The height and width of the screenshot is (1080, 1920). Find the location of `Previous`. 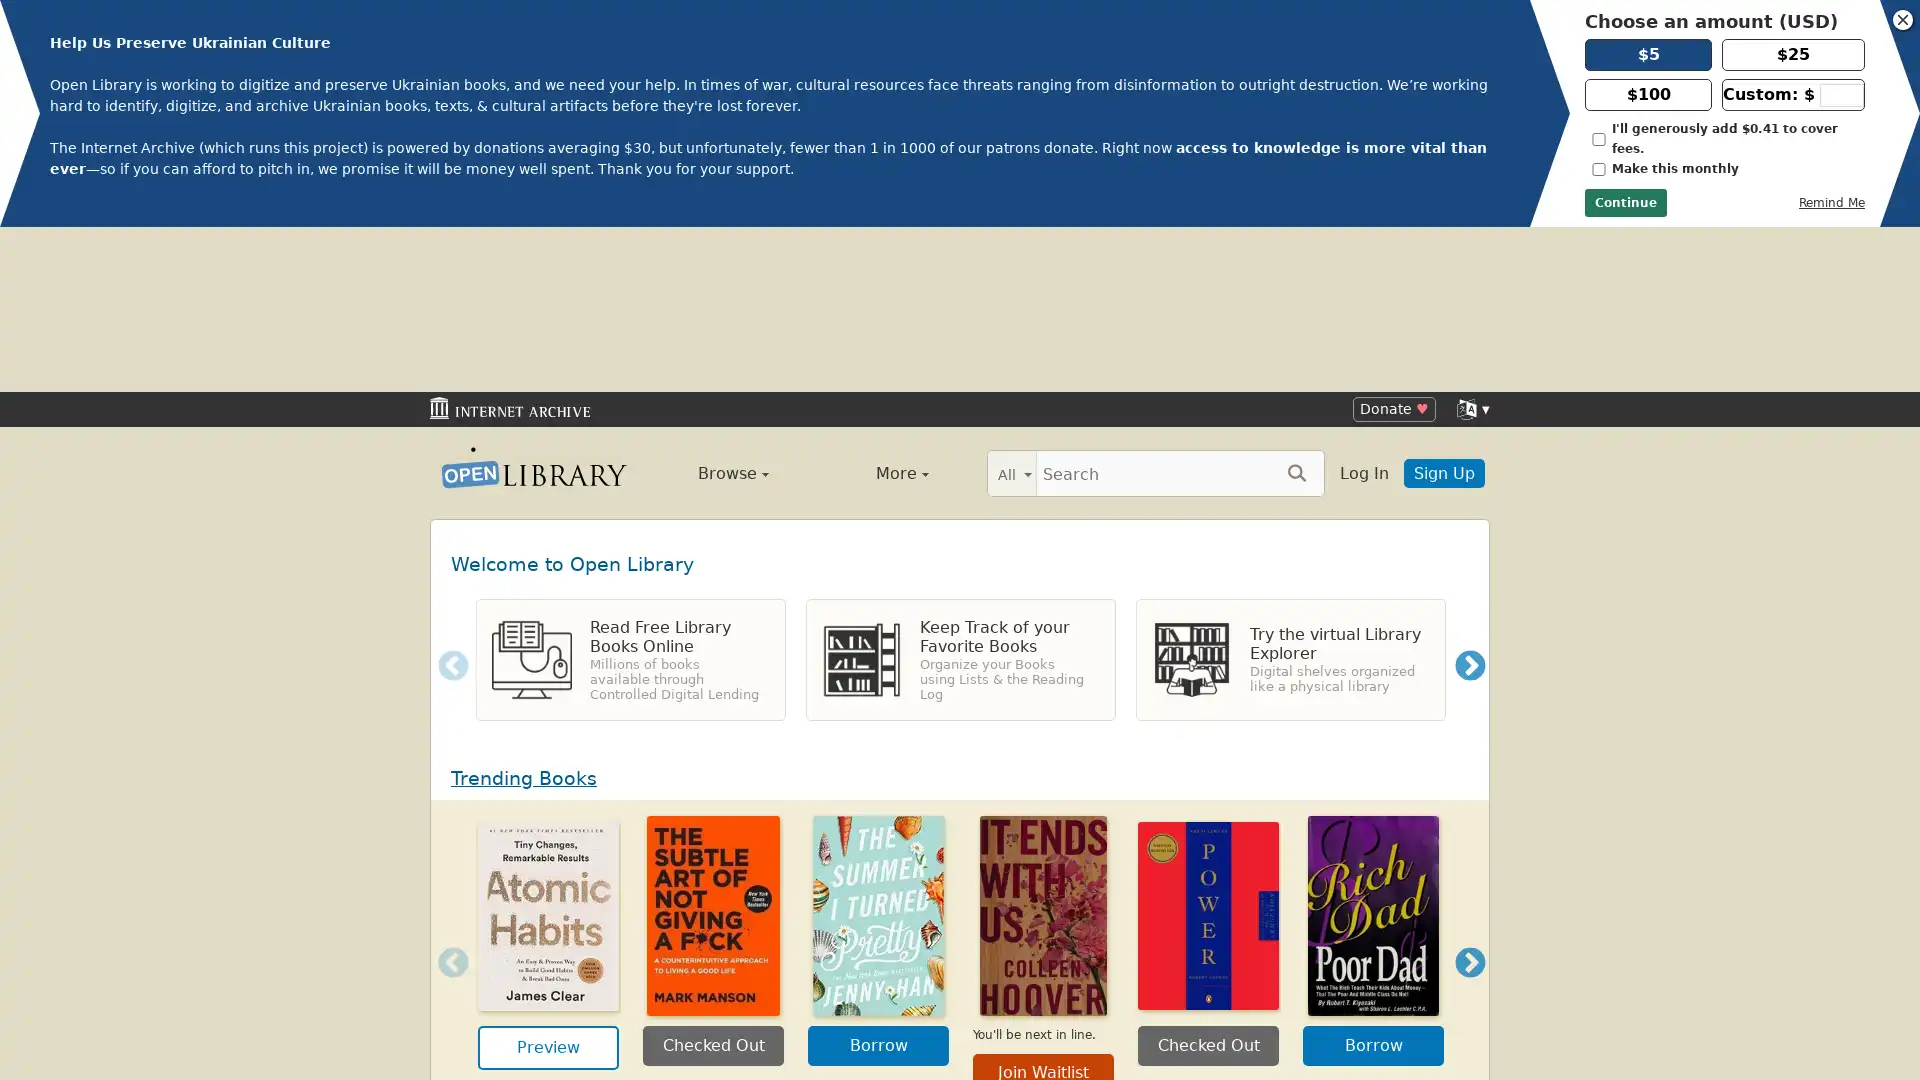

Previous is located at coordinates (445, 797).